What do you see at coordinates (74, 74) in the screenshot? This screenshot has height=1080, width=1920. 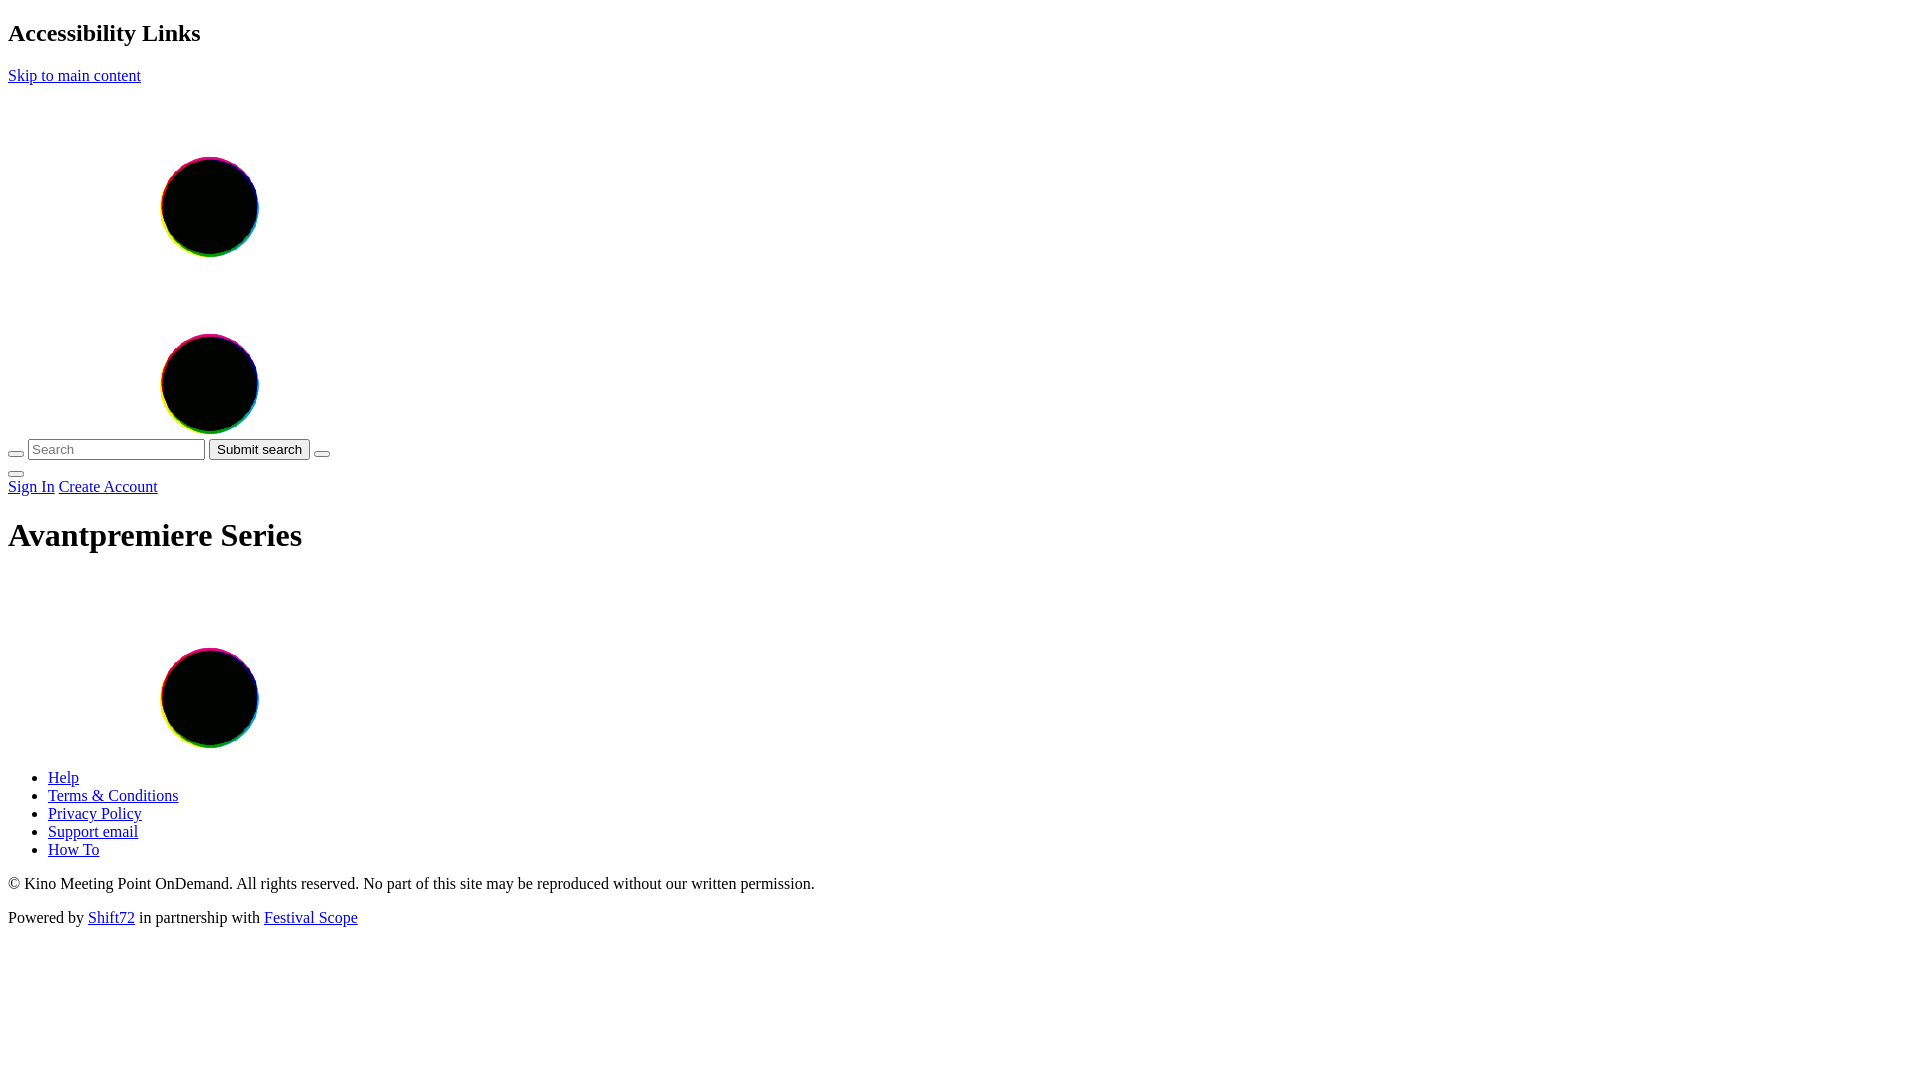 I see `'Skip to main content'` at bounding box center [74, 74].